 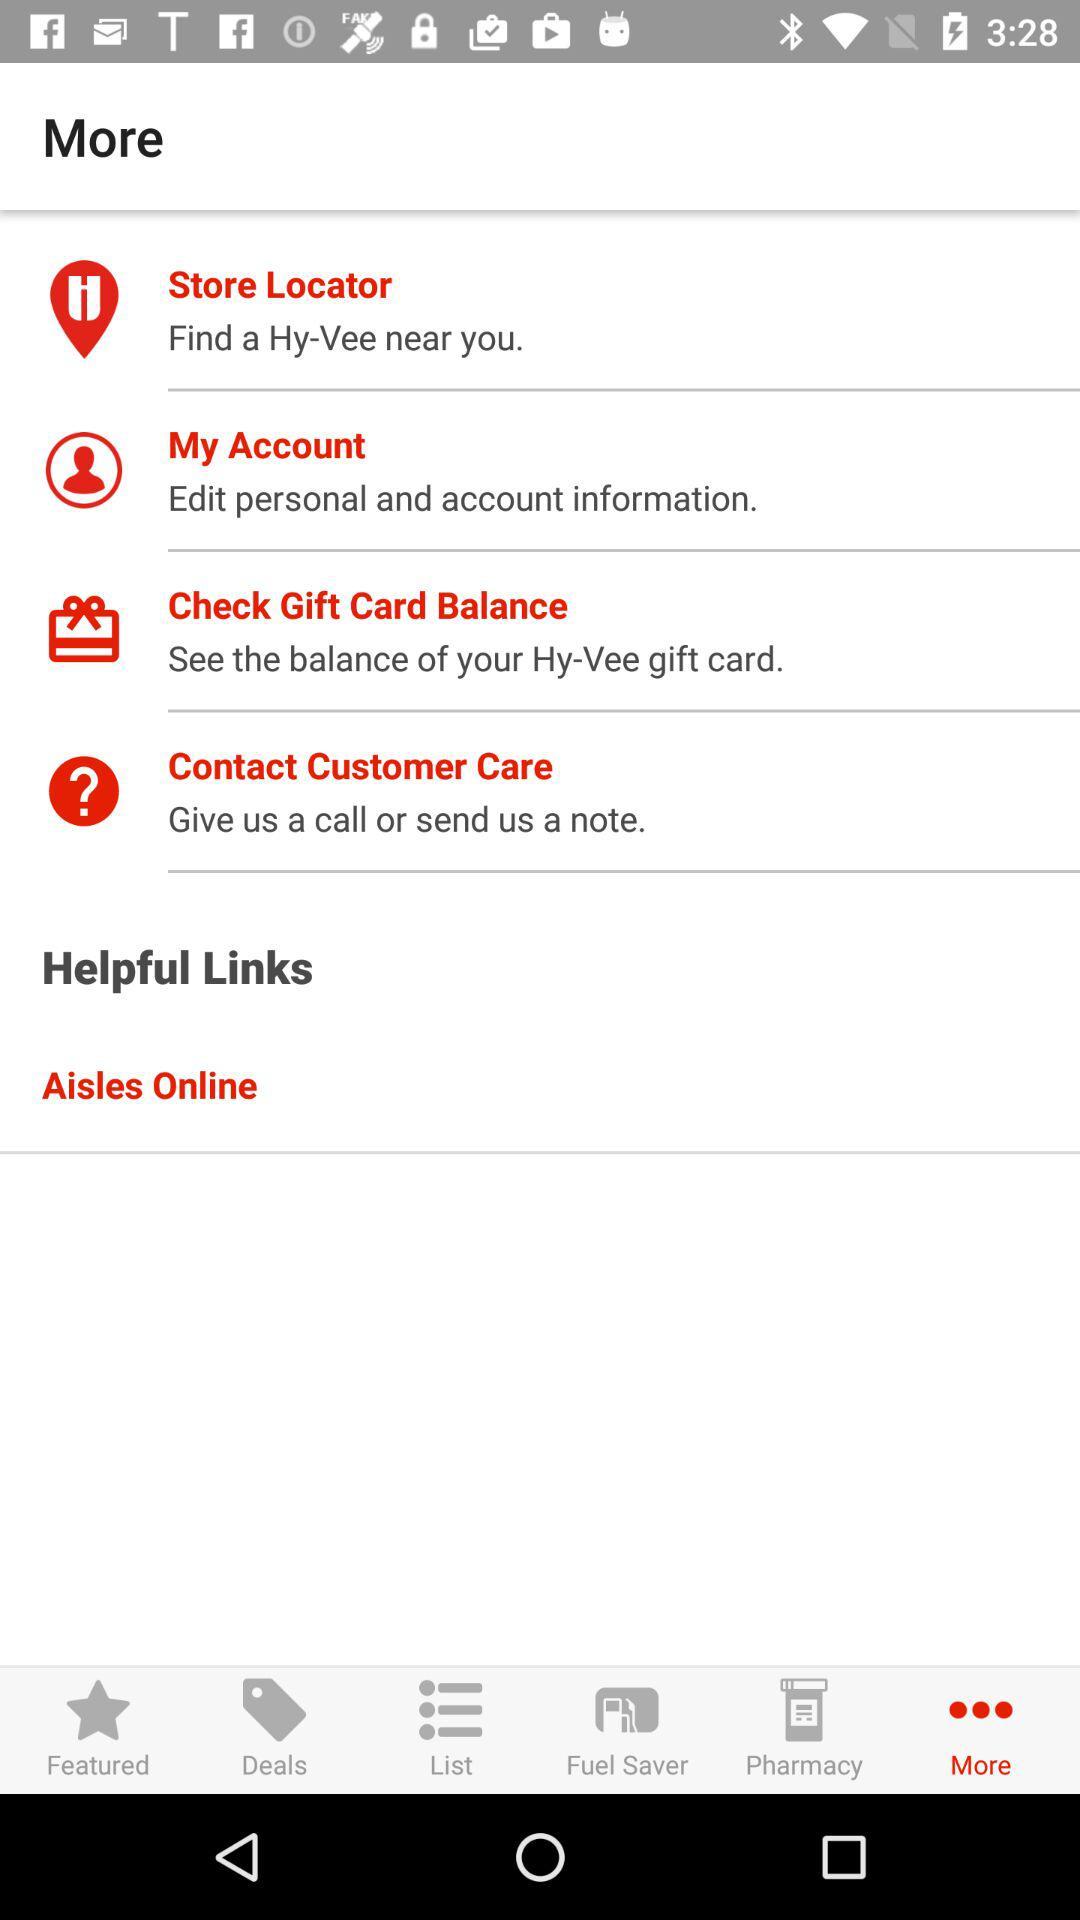 I want to click on the icon to the right of deals icon, so click(x=451, y=1729).